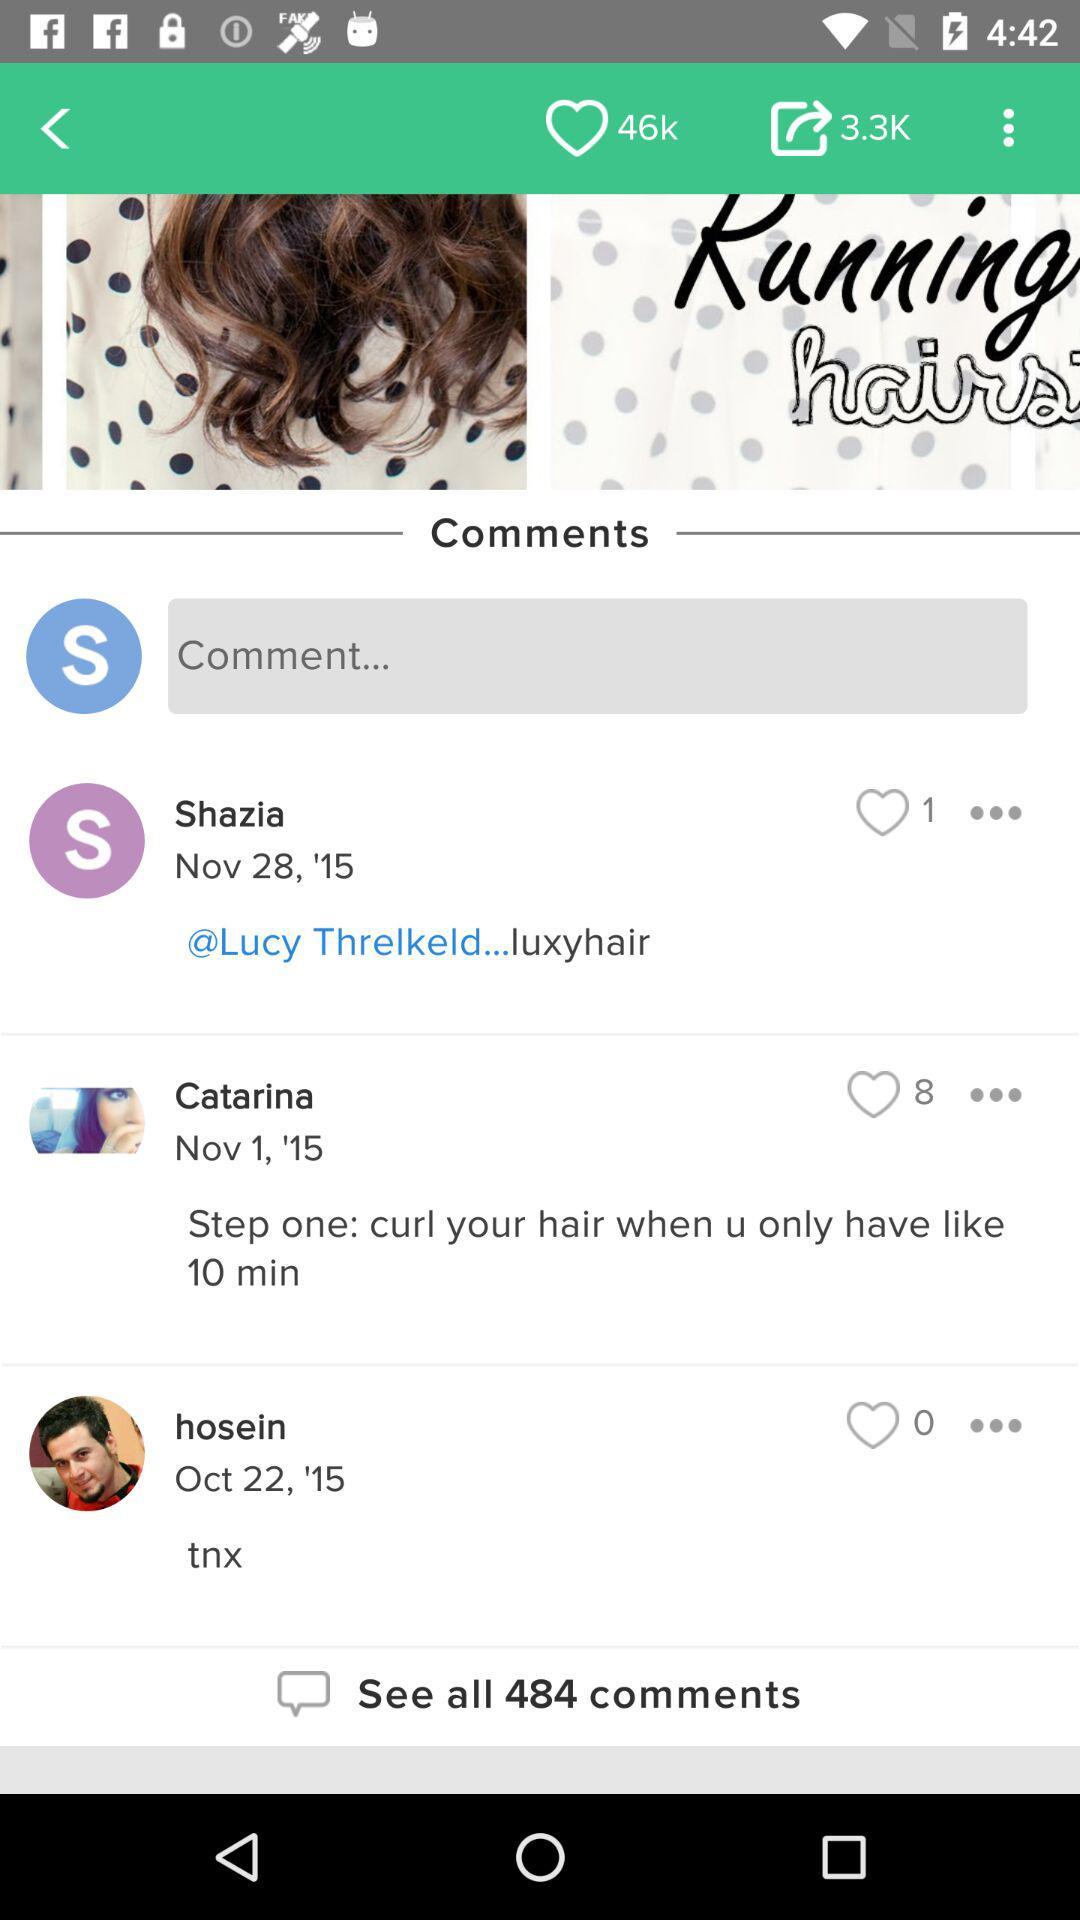  Describe the element at coordinates (611, 127) in the screenshot. I see `the 46k item` at that location.